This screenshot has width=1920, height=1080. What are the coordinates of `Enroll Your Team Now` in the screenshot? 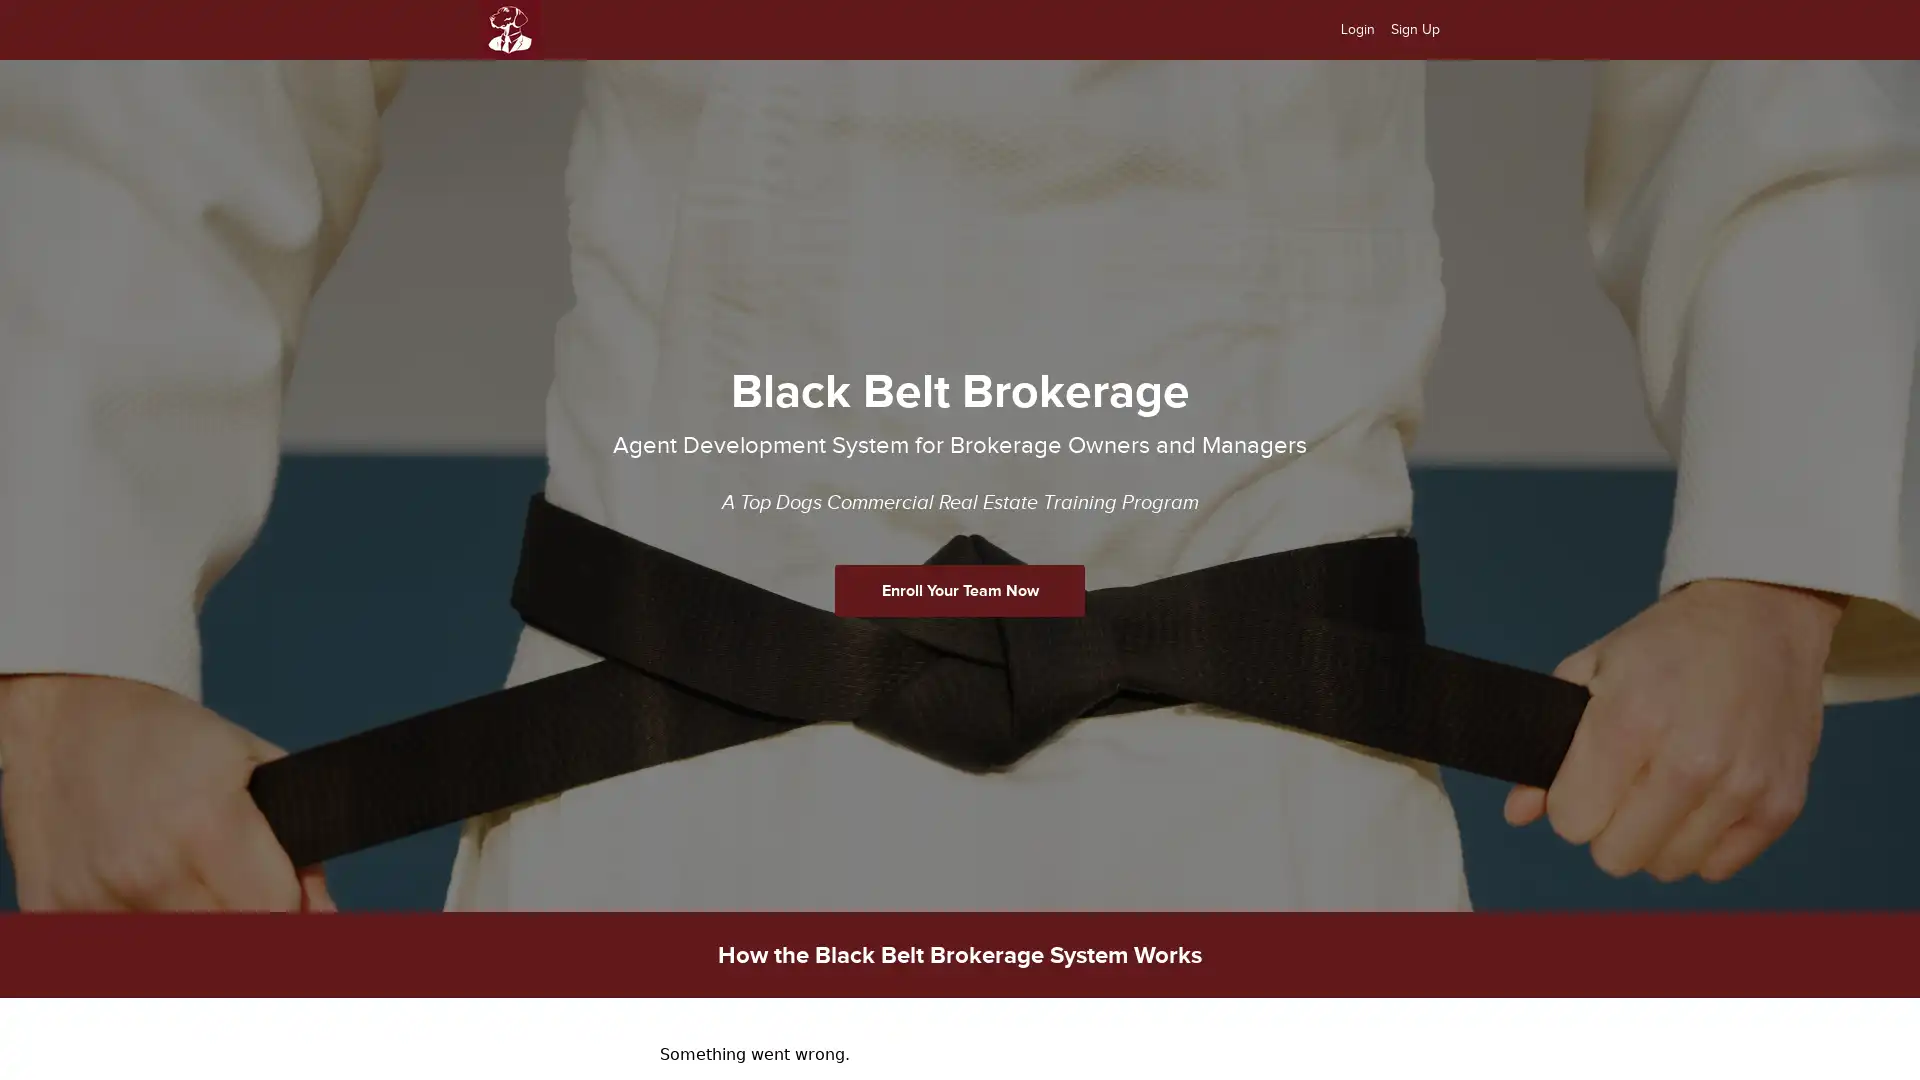 It's located at (960, 589).